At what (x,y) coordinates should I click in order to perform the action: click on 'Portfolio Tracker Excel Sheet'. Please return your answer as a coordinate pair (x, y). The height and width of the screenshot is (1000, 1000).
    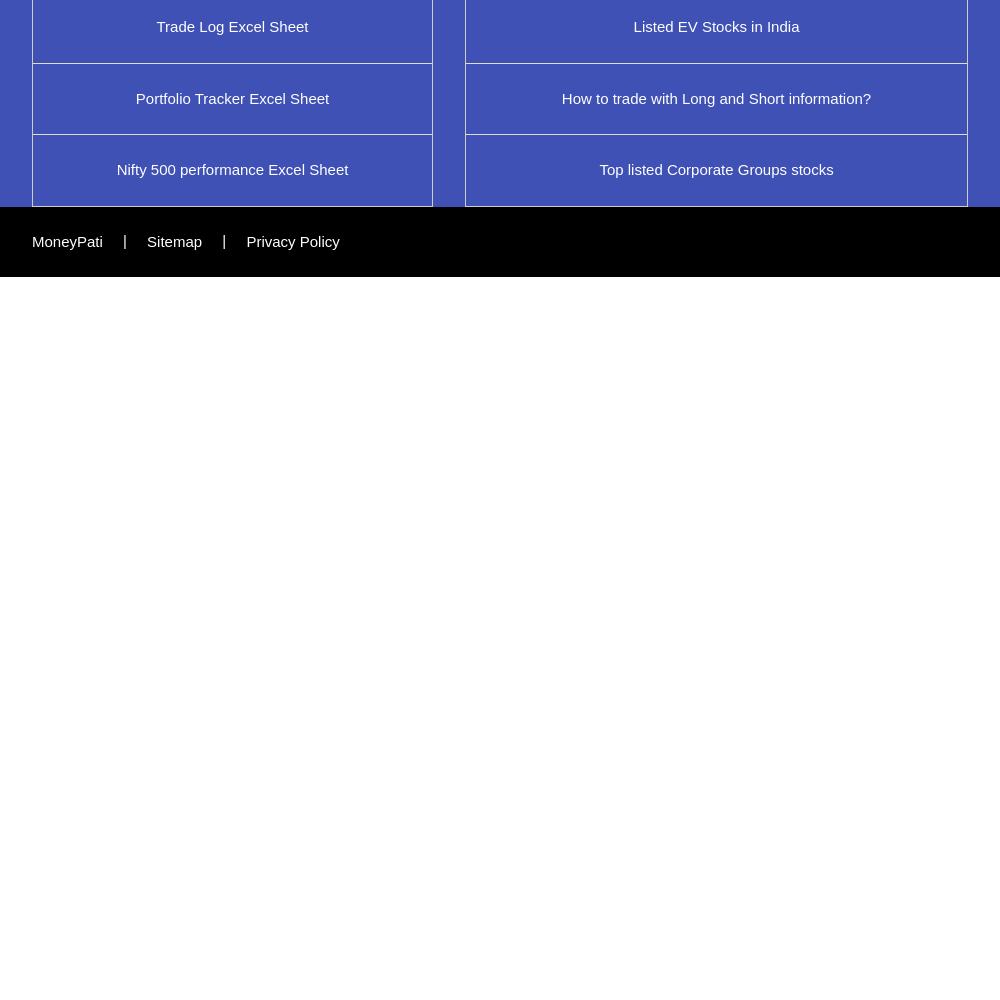
    Looking at the image, I should click on (231, 96).